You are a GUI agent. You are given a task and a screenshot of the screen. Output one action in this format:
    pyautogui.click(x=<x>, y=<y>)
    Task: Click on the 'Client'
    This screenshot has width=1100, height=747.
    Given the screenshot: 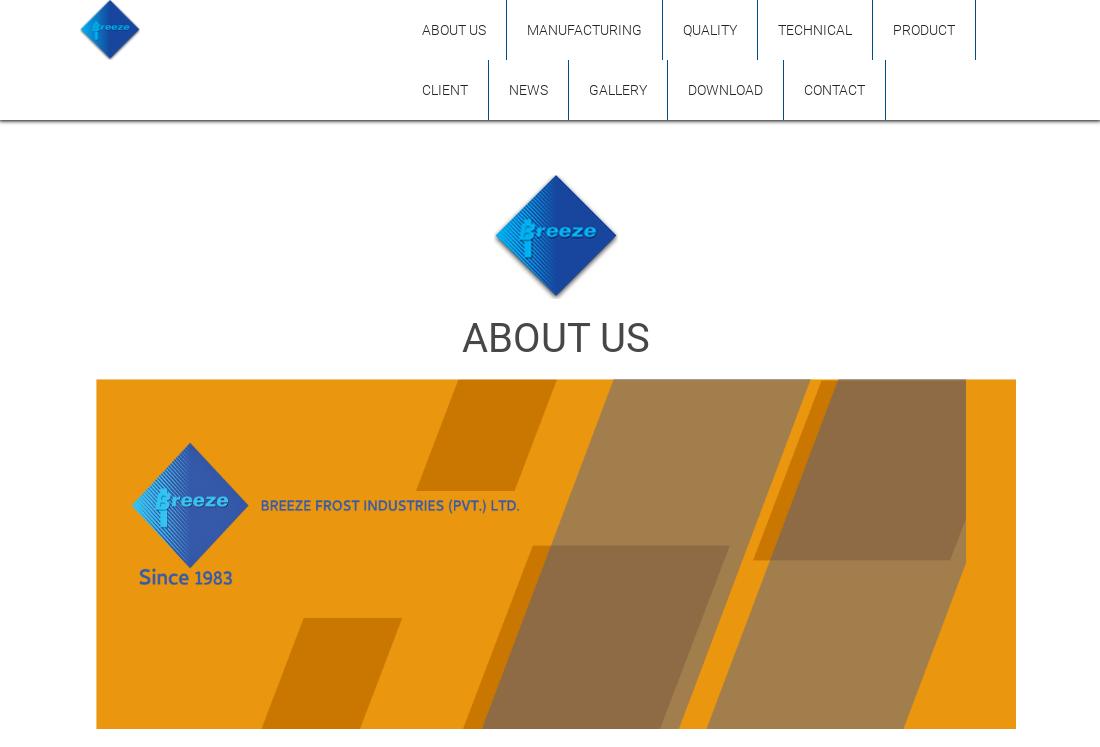 What is the action you would take?
    pyautogui.click(x=443, y=90)
    